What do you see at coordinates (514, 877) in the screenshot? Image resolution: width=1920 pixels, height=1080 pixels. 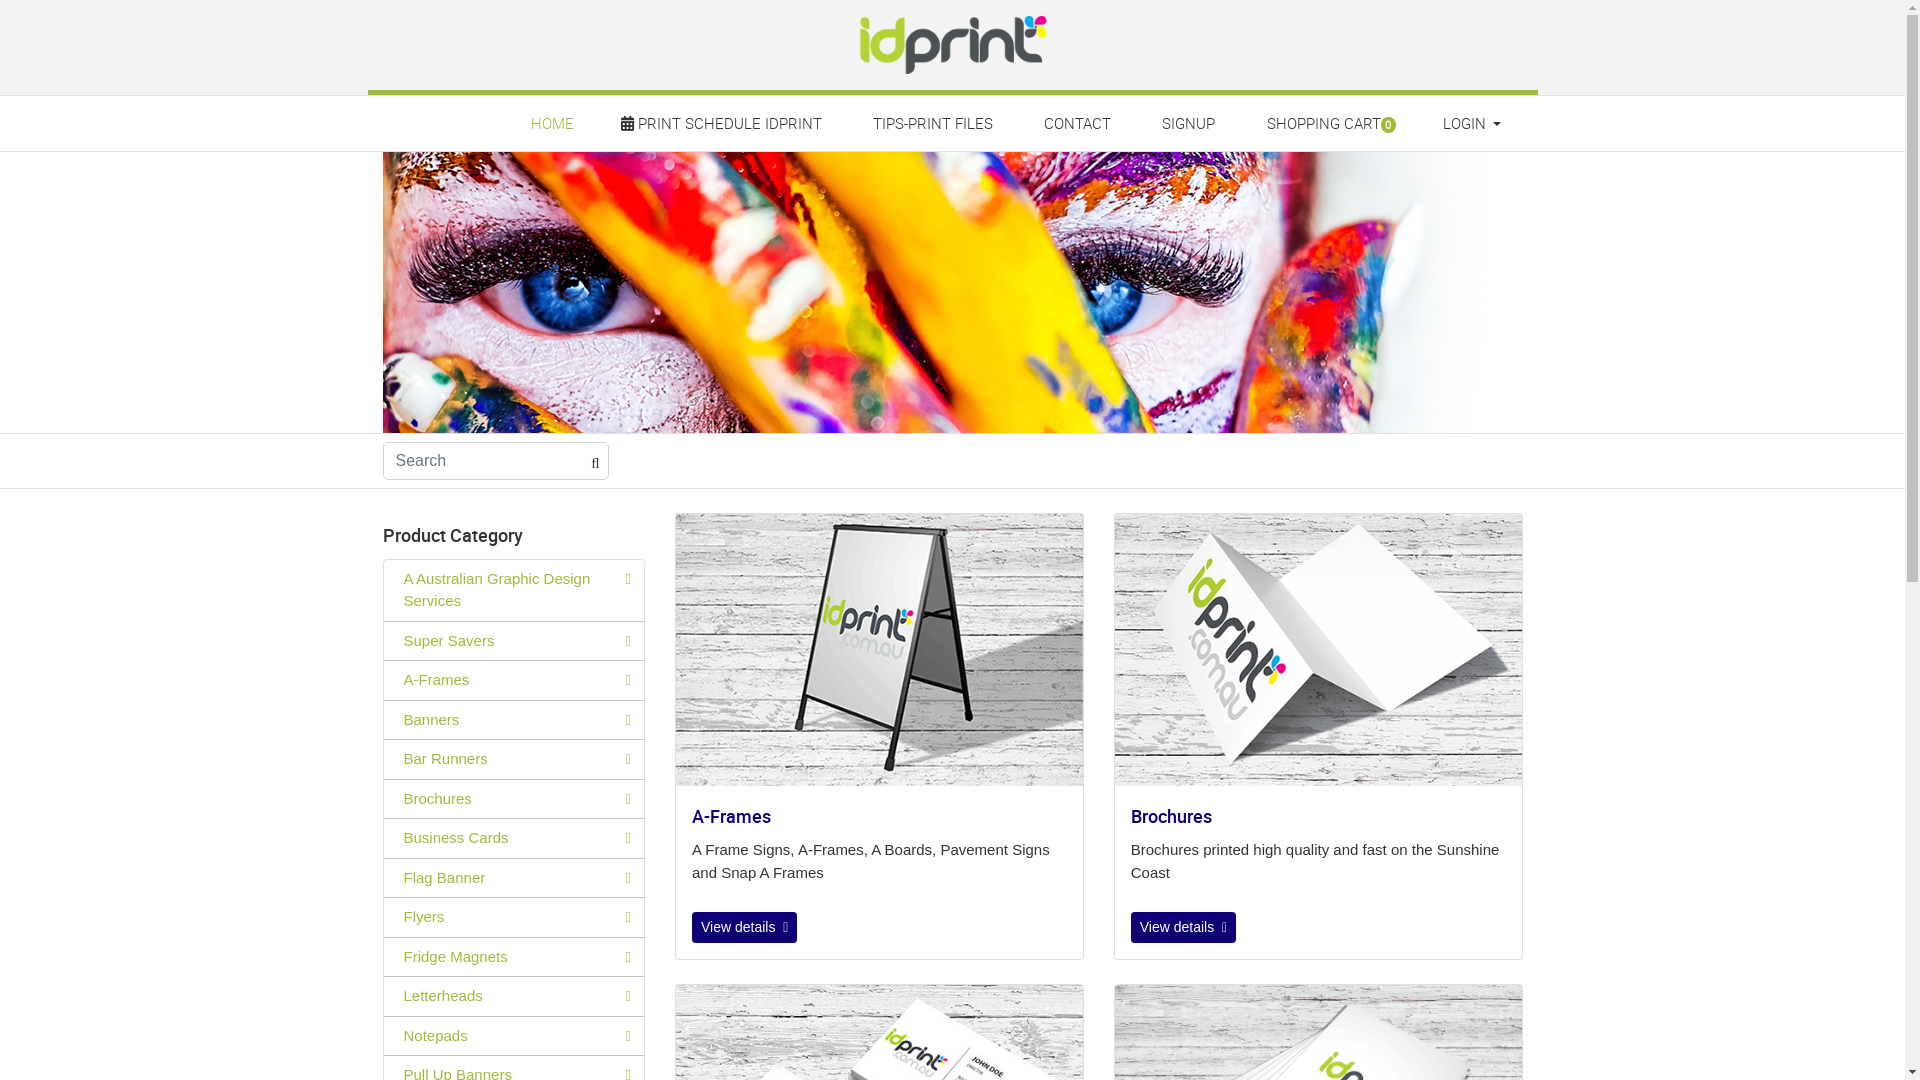 I see `'Flag Banner'` at bounding box center [514, 877].